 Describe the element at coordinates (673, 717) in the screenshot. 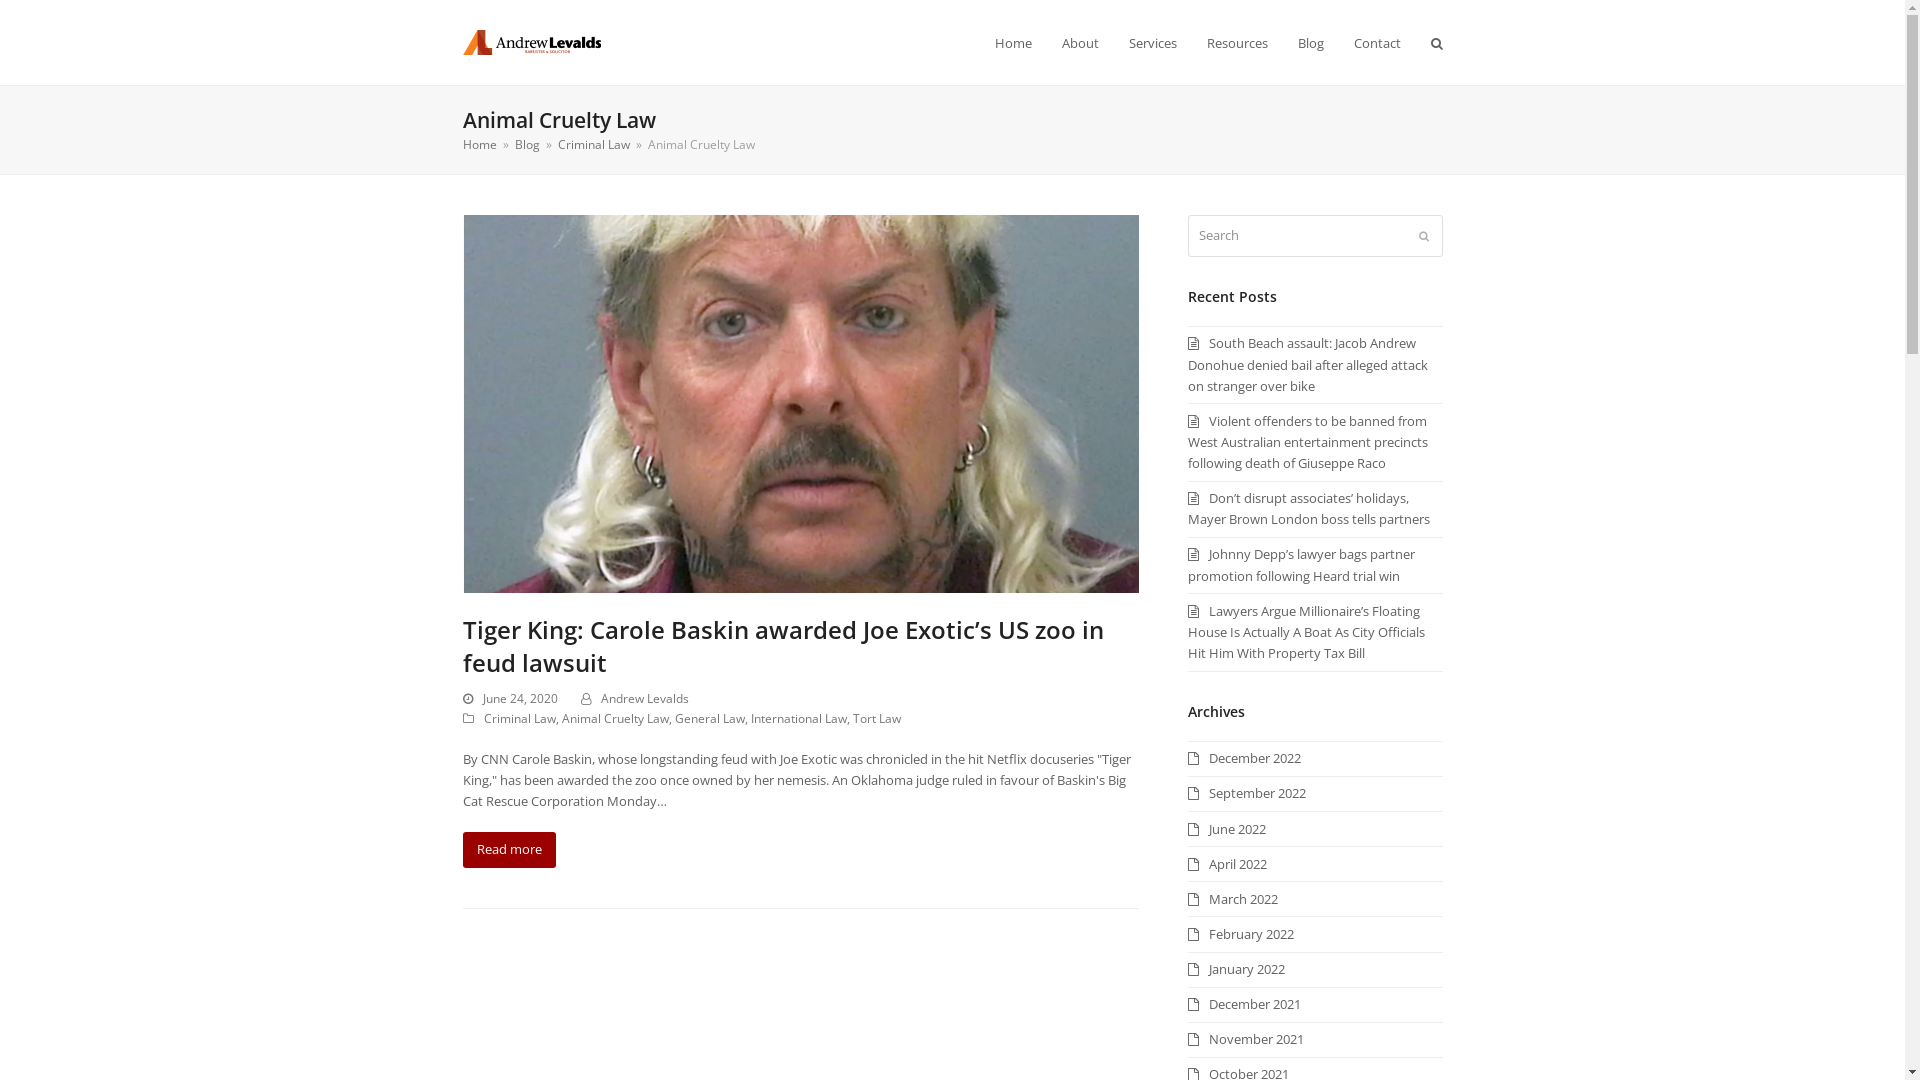

I see `'General Law'` at that location.